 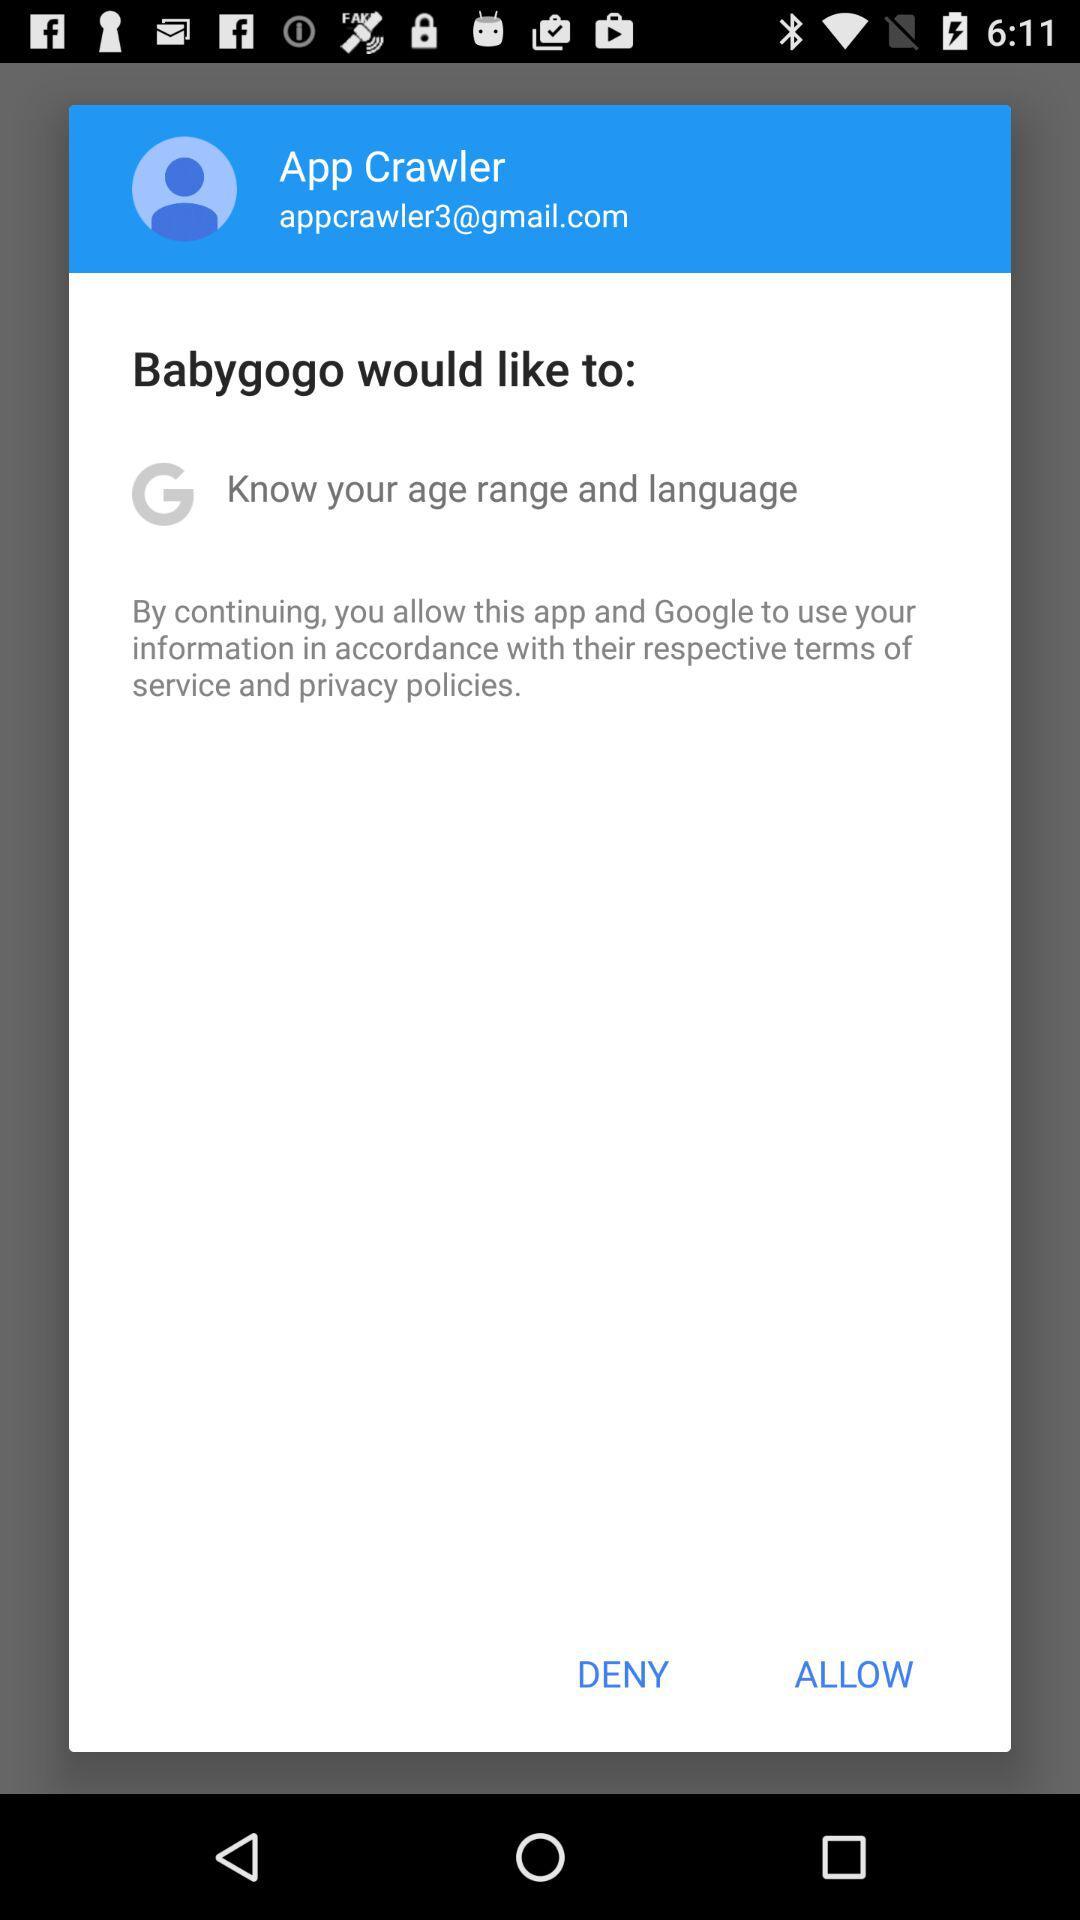 What do you see at coordinates (392, 164) in the screenshot?
I see `app above the appcrawler3@gmail.com icon` at bounding box center [392, 164].